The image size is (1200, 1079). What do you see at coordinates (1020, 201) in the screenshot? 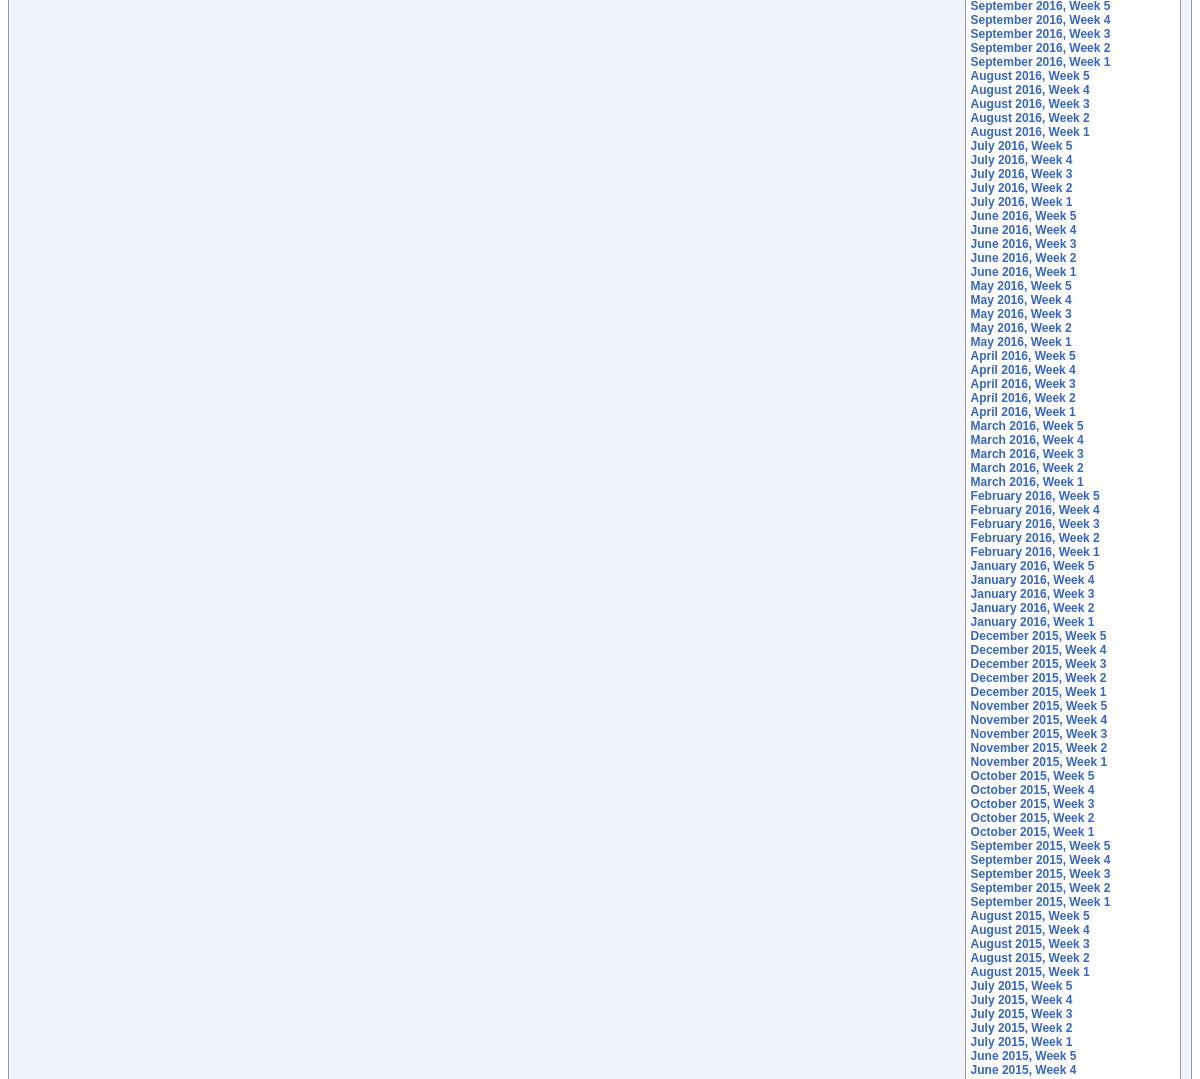
I see `'July 2016, Week 1'` at bounding box center [1020, 201].